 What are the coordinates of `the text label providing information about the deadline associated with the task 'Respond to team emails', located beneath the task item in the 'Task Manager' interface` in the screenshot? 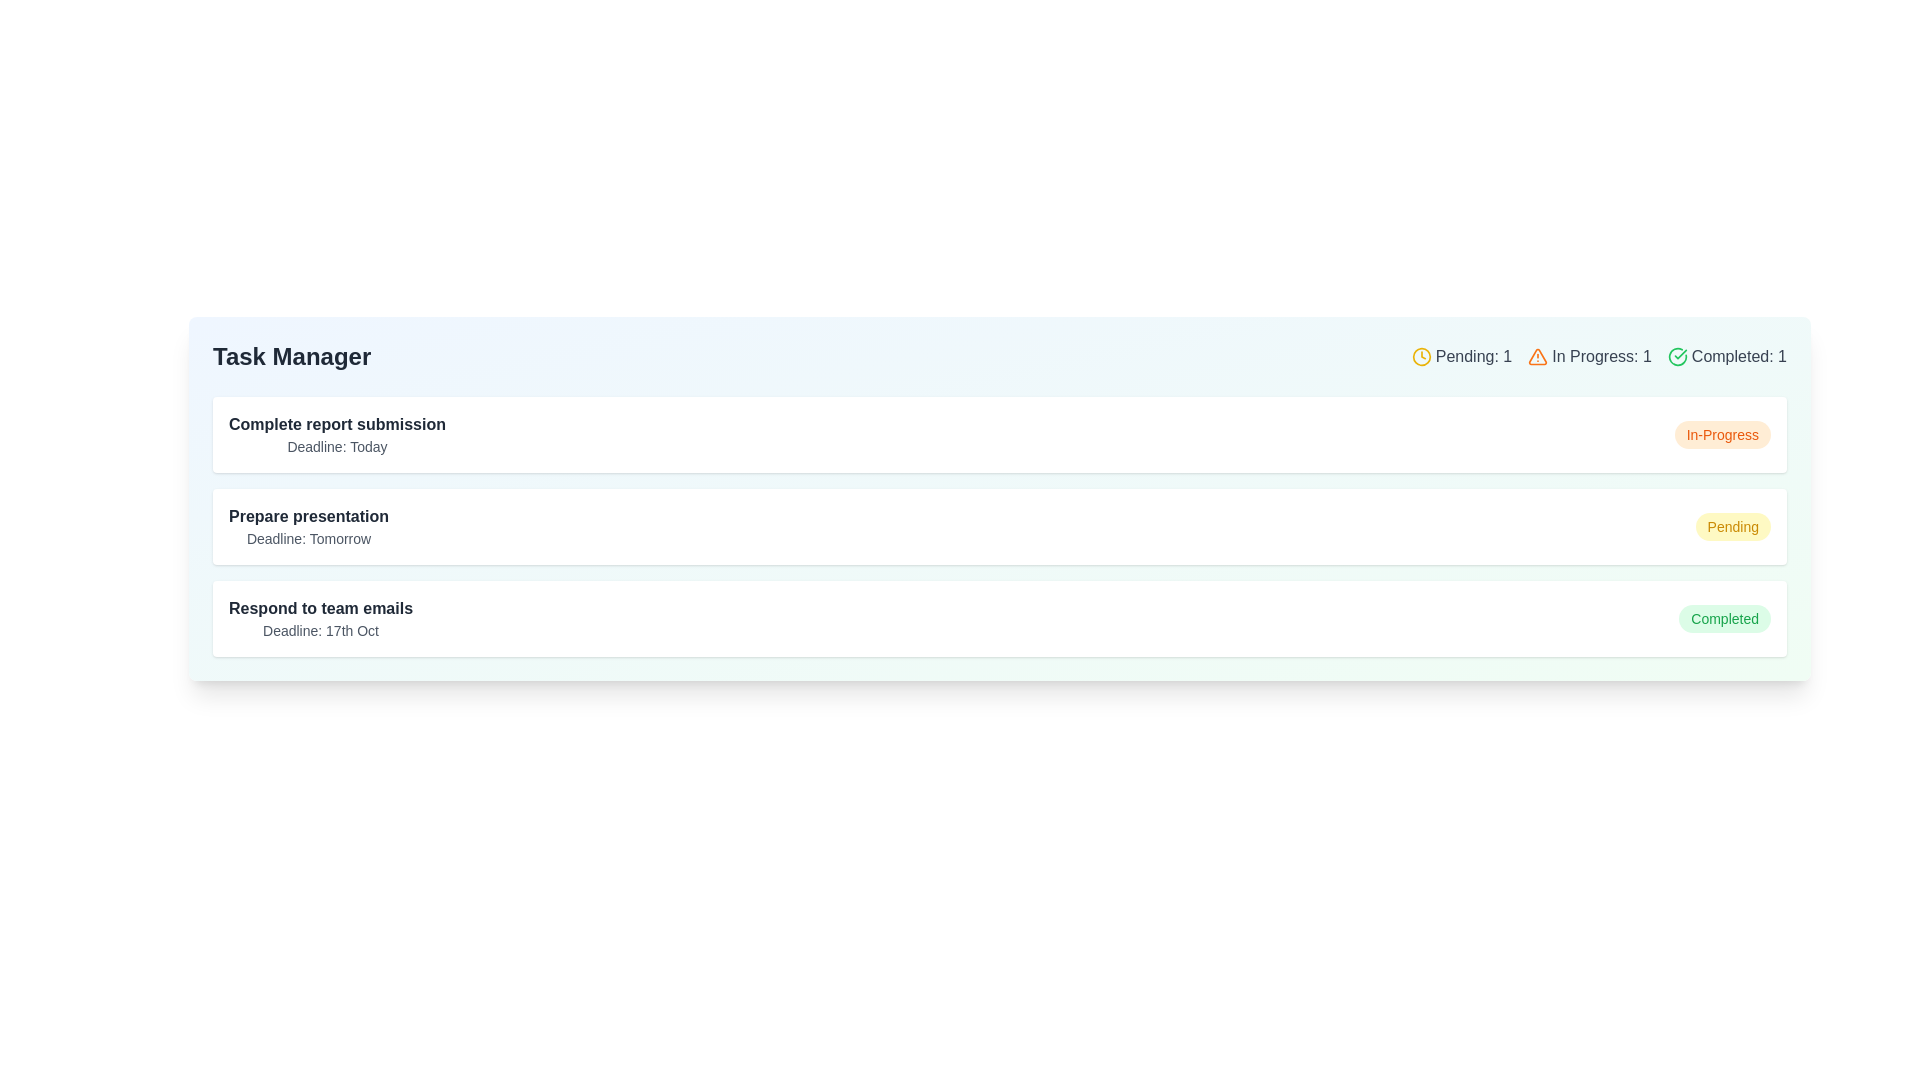 It's located at (321, 631).